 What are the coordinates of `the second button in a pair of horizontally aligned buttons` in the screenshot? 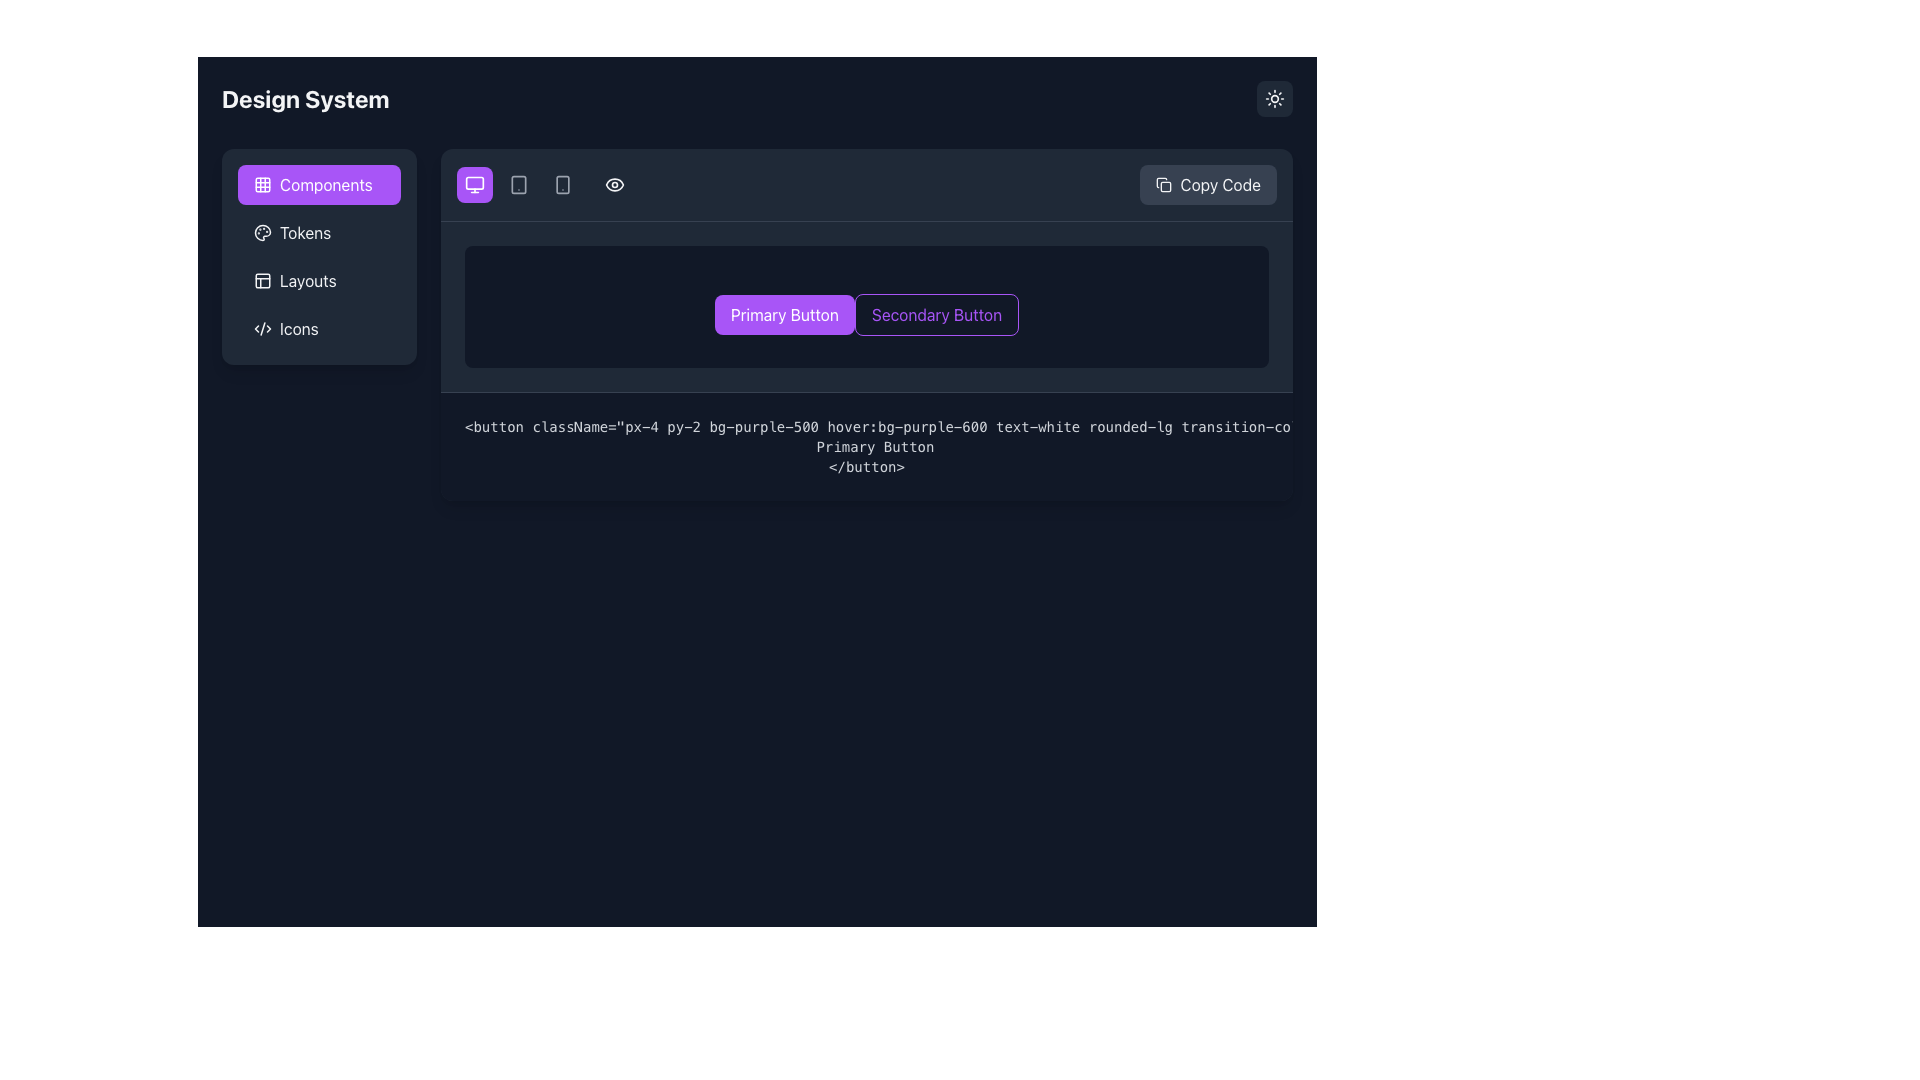 It's located at (867, 323).